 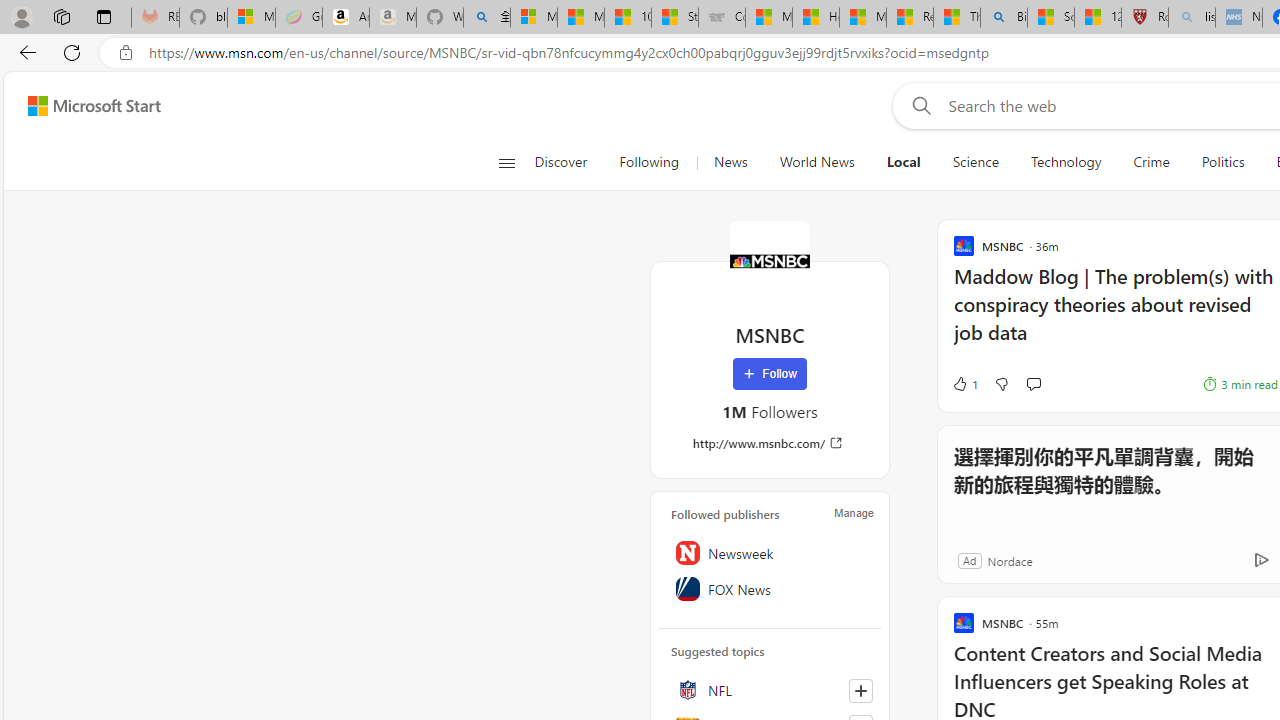 What do you see at coordinates (768, 442) in the screenshot?
I see `'http://www.msnbc.com/'` at bounding box center [768, 442].